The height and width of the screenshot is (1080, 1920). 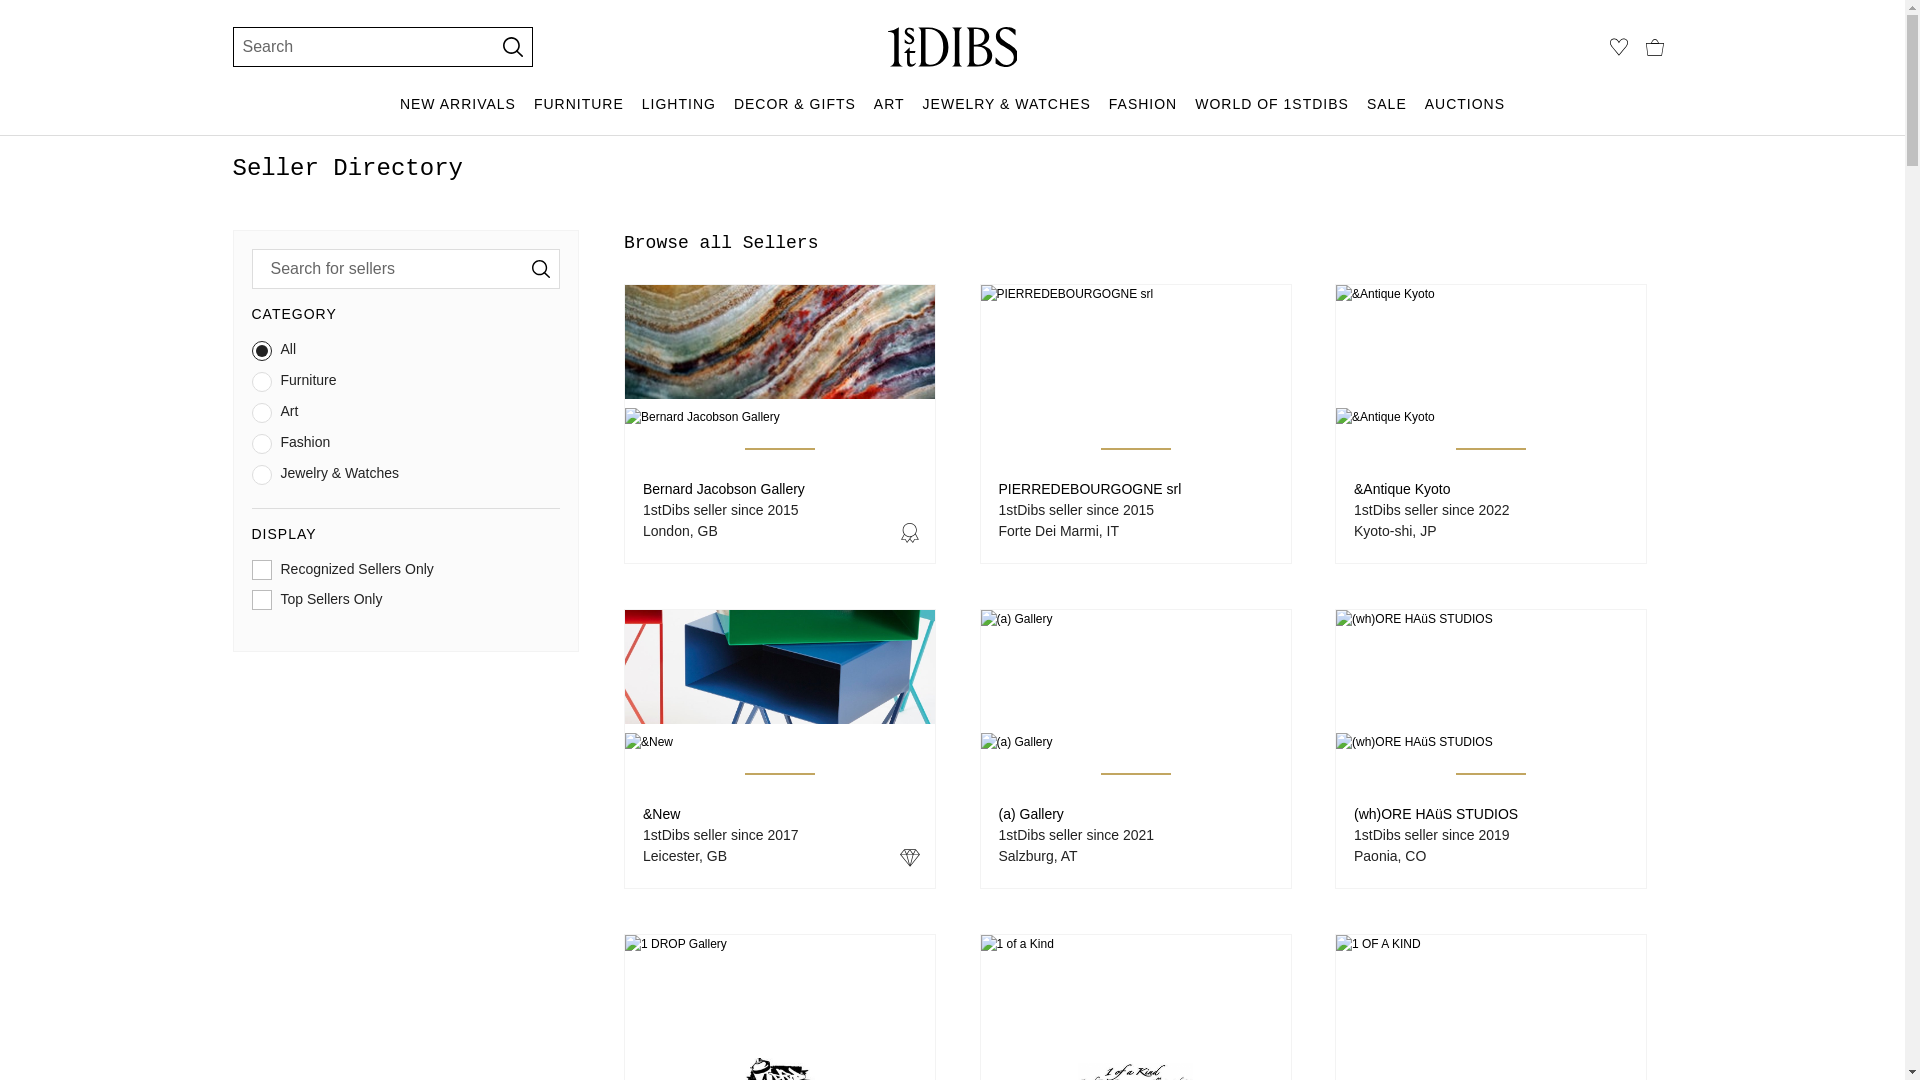 What do you see at coordinates (1401, 489) in the screenshot?
I see `'&Antique Kyoto'` at bounding box center [1401, 489].